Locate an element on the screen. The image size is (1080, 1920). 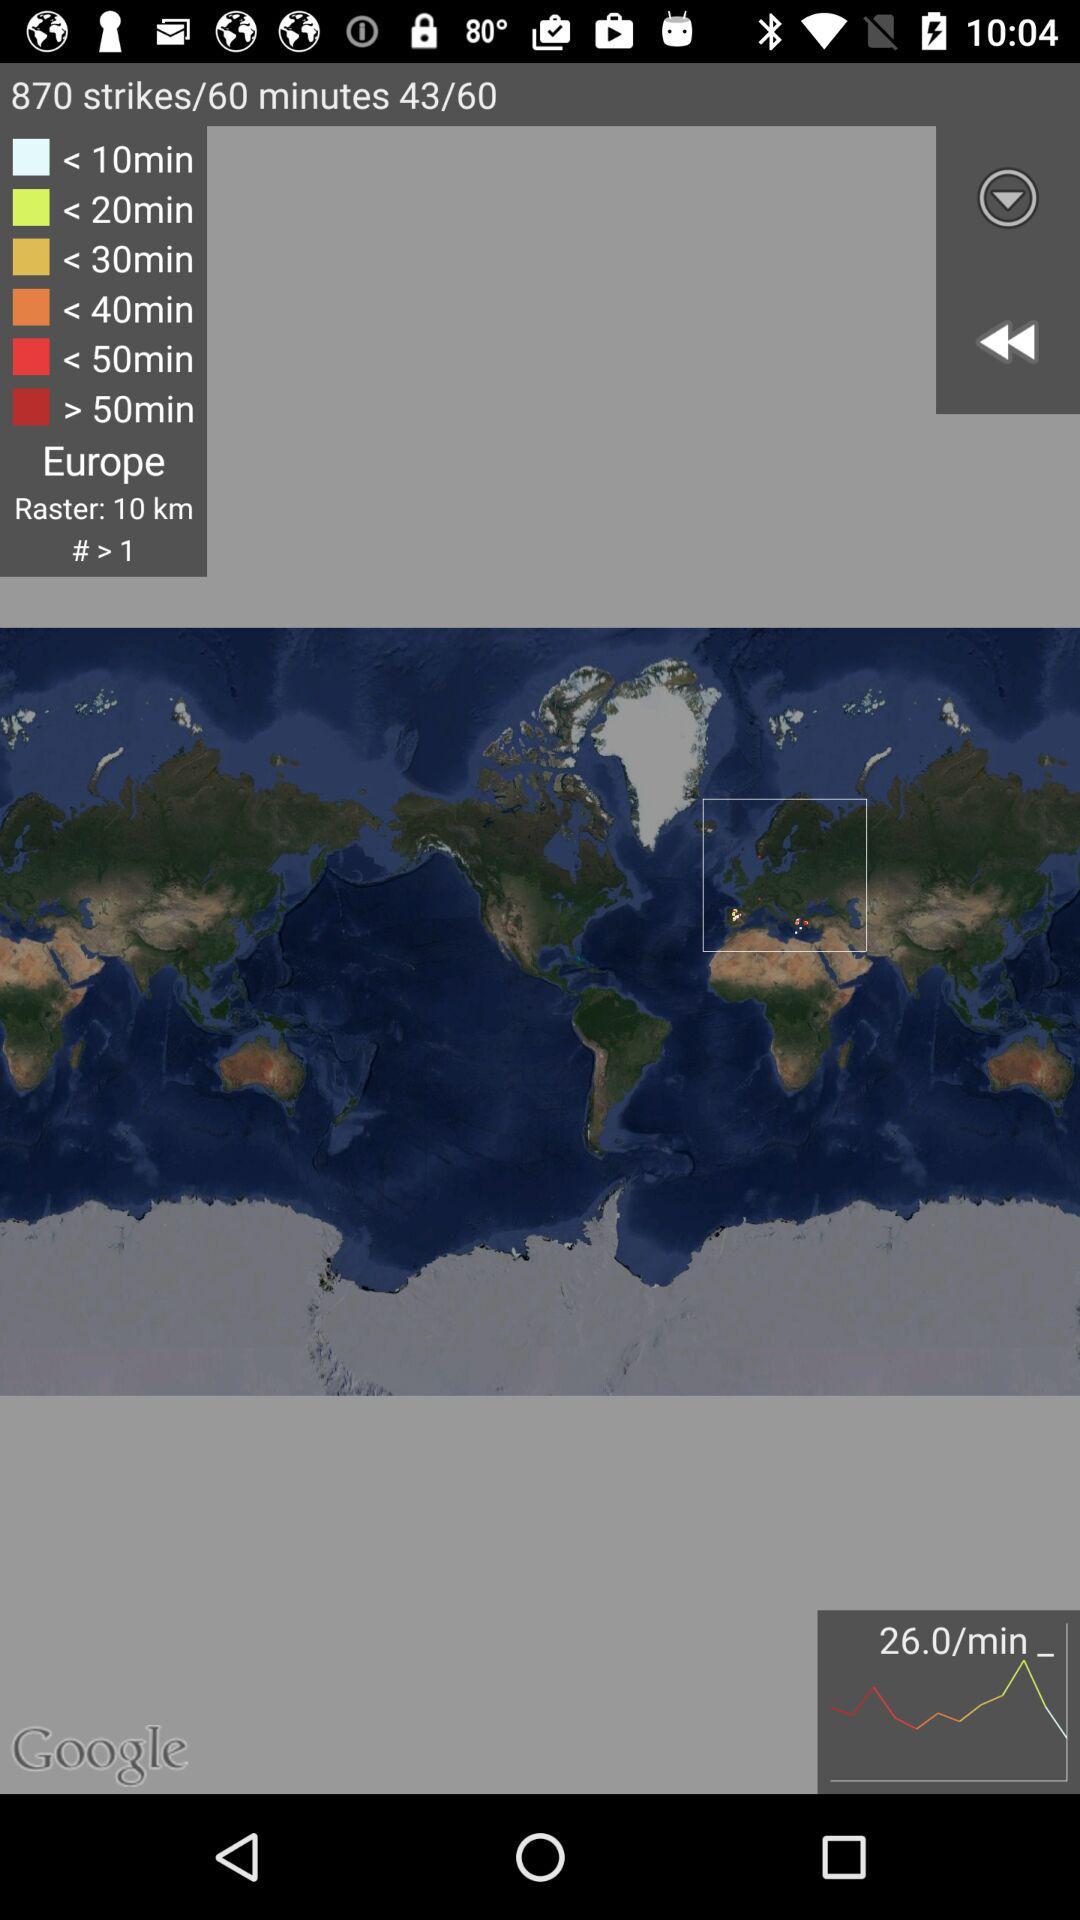
item at the bottom left corner is located at coordinates (118, 1675).